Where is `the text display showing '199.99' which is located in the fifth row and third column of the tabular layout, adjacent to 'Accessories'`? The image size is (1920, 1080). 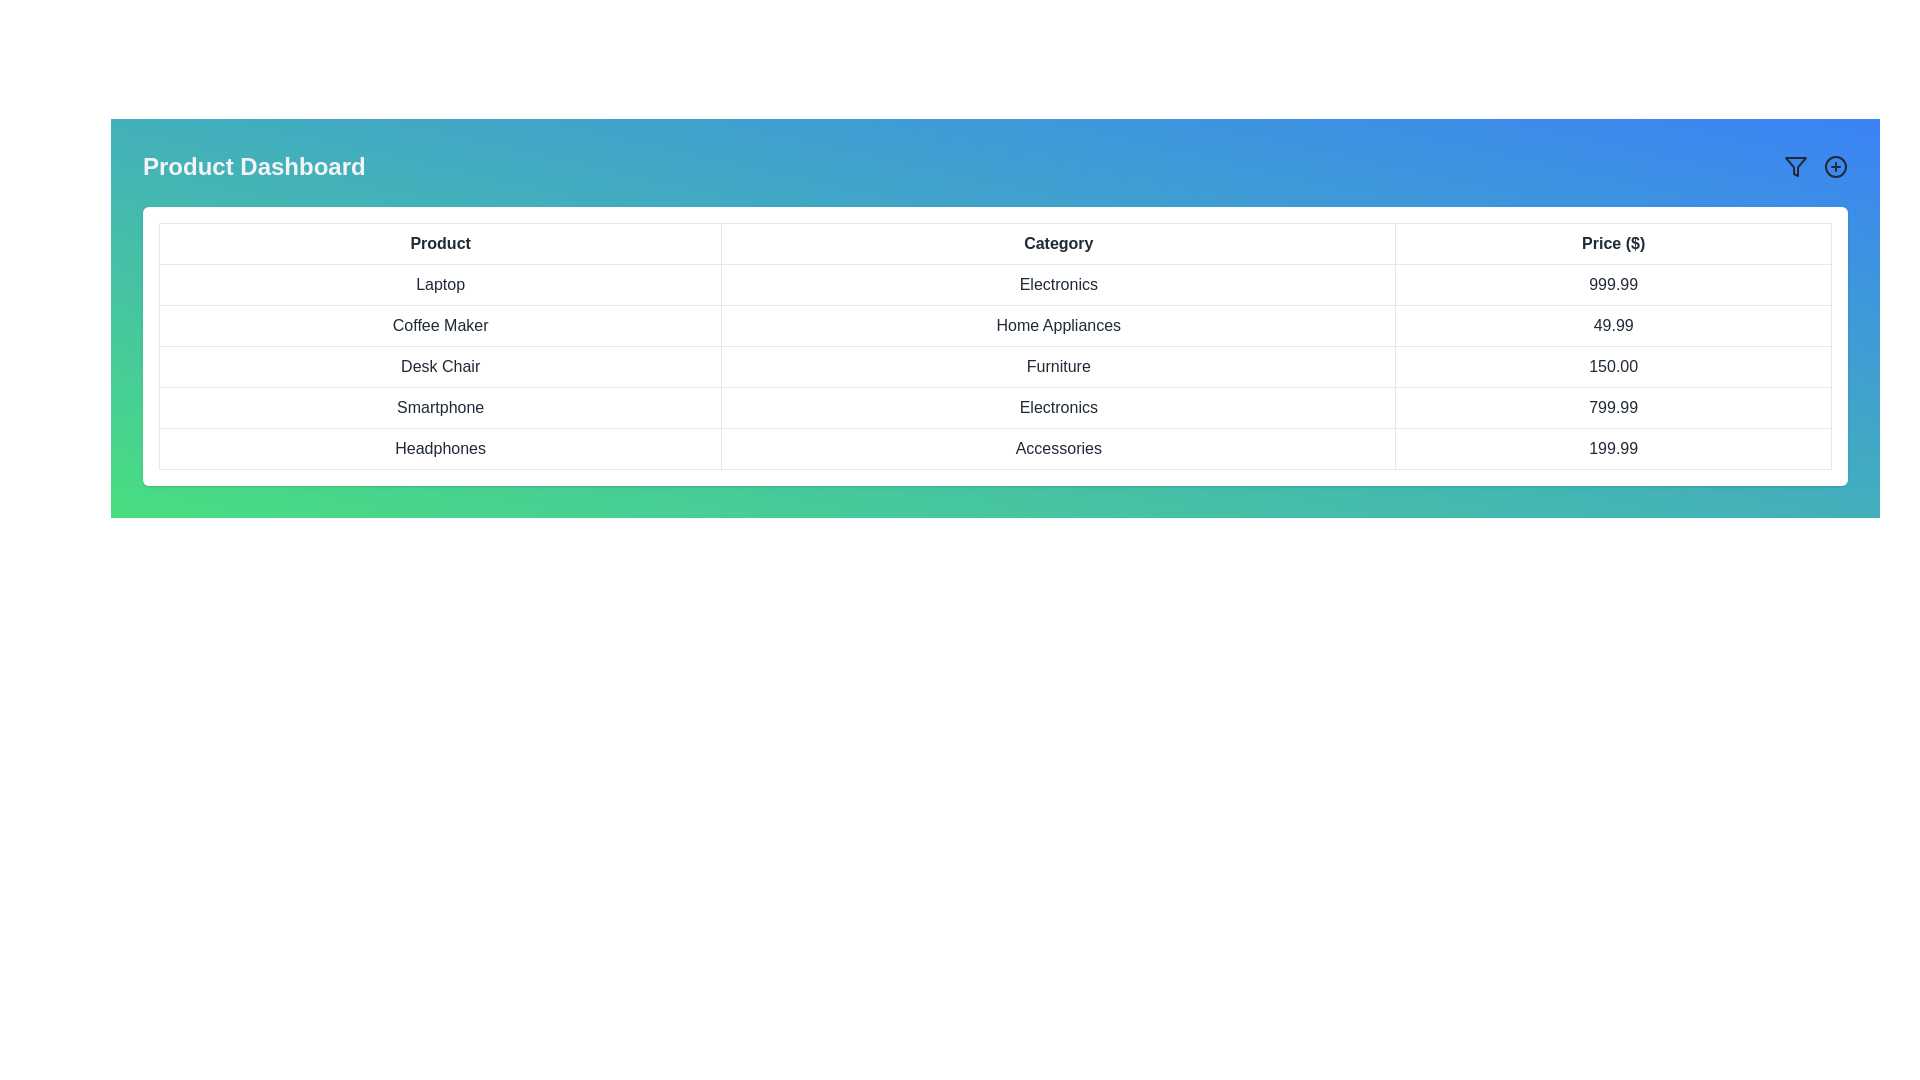
the text display showing '199.99' which is located in the fifth row and third column of the tabular layout, adjacent to 'Accessories' is located at coordinates (1613, 447).